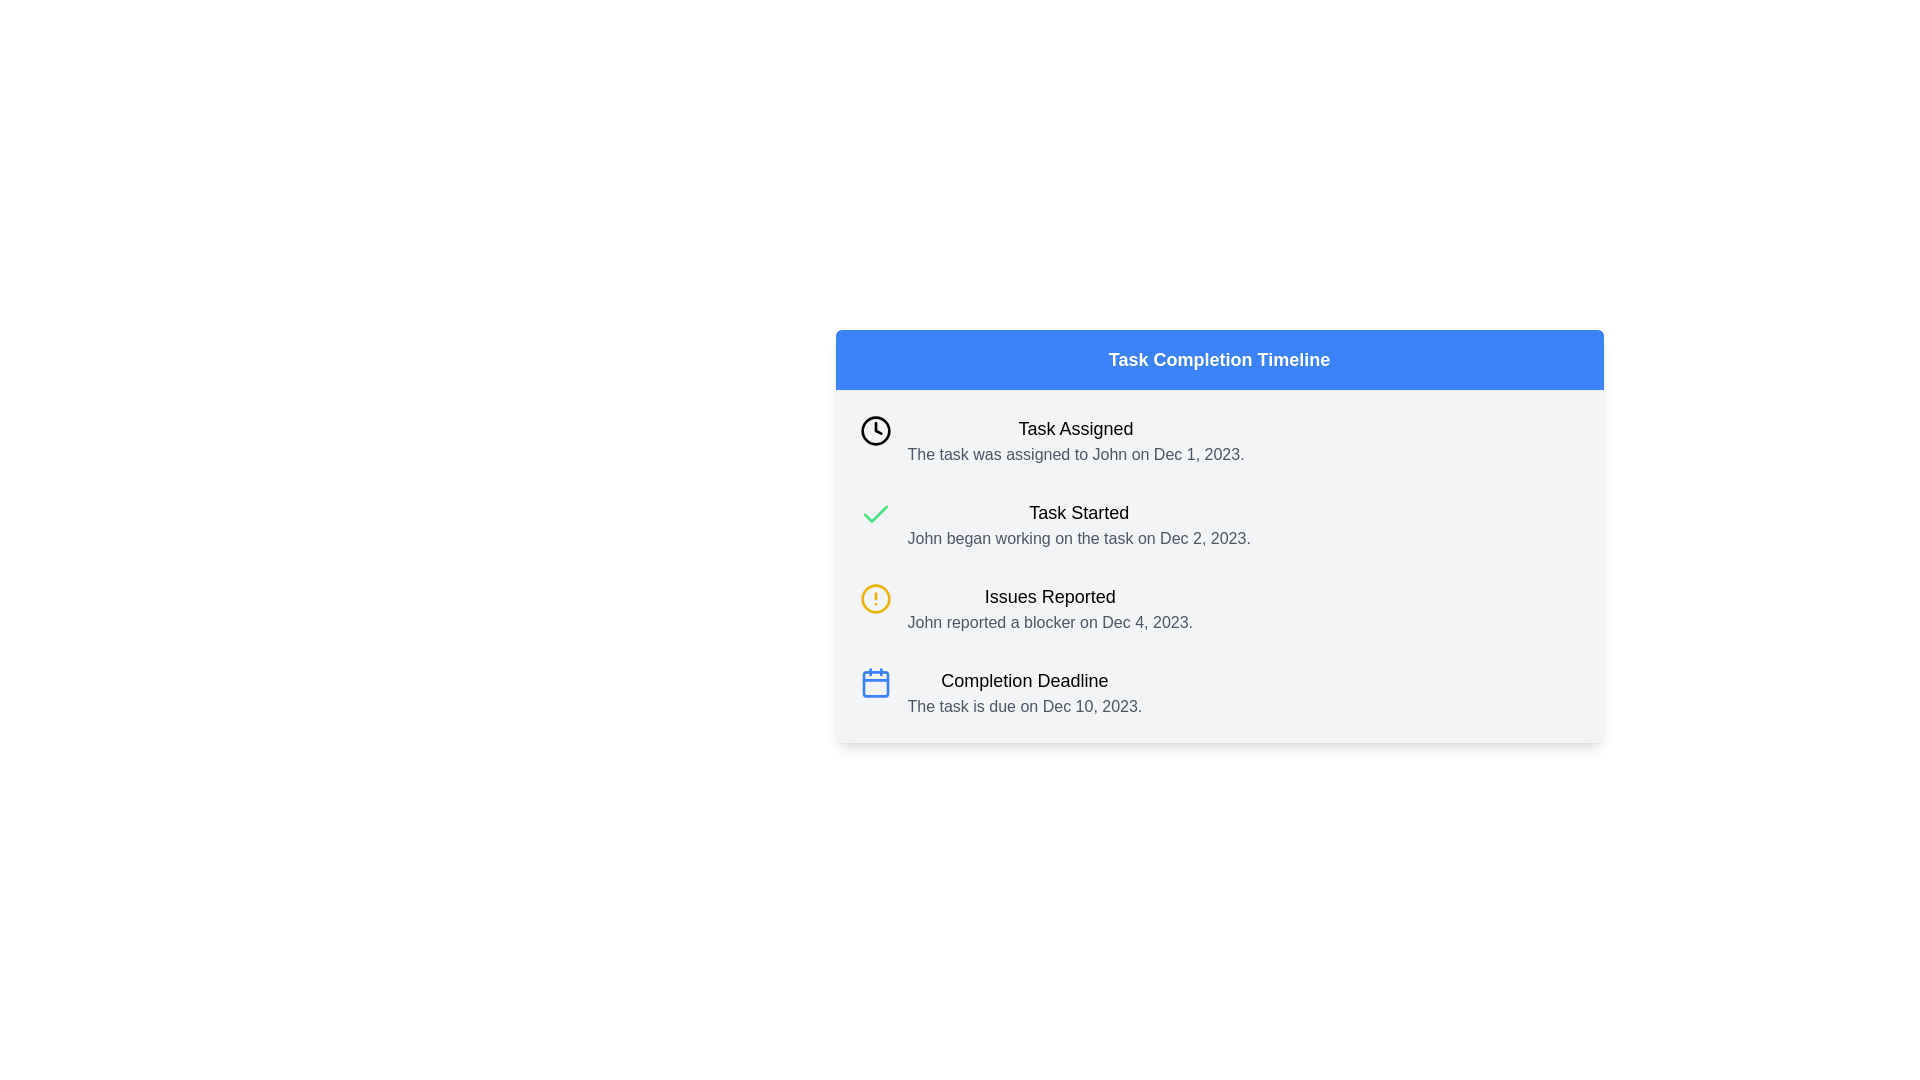 This screenshot has width=1920, height=1080. What do you see at coordinates (1218, 439) in the screenshot?
I see `the first item in the 'Task Completion Timeline' list, which displays the status title 'Task Assigned' and a description about task assignment` at bounding box center [1218, 439].